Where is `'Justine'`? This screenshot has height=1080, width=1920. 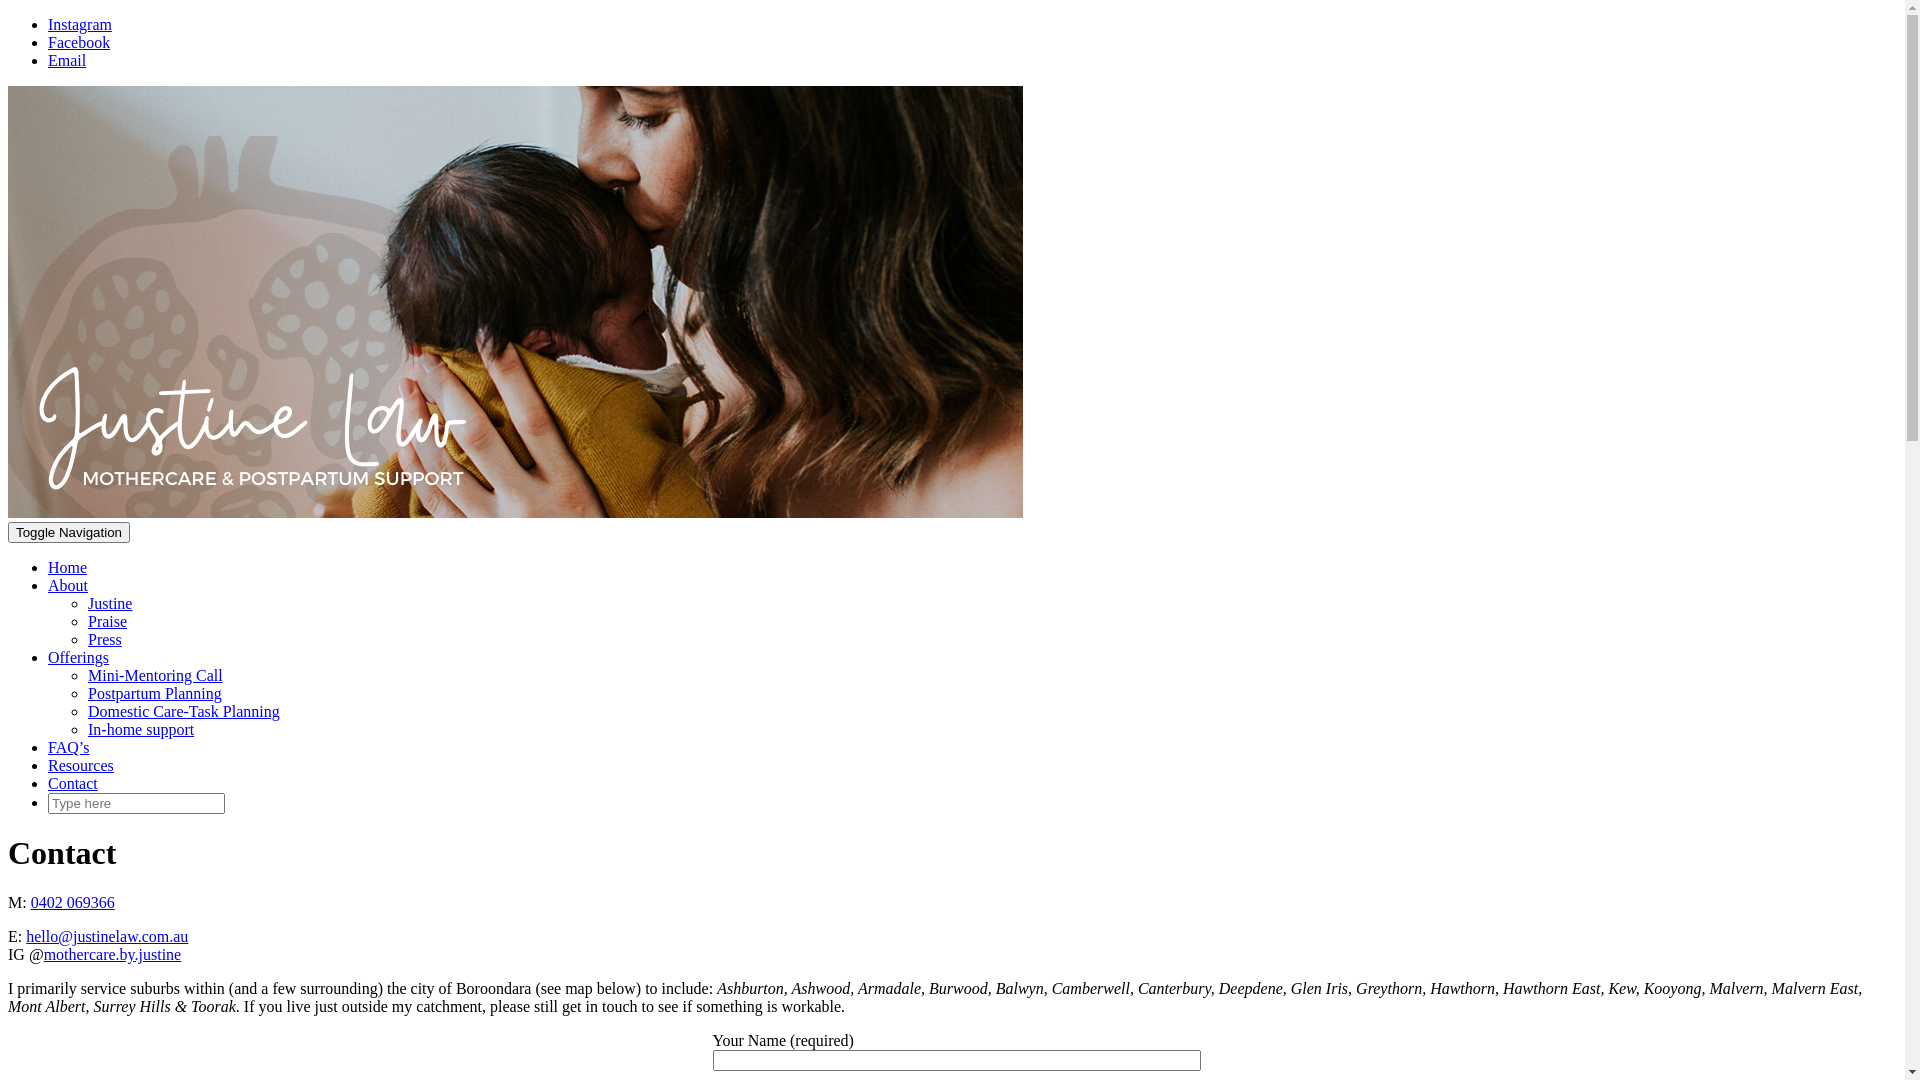 'Justine' is located at coordinates (109, 602).